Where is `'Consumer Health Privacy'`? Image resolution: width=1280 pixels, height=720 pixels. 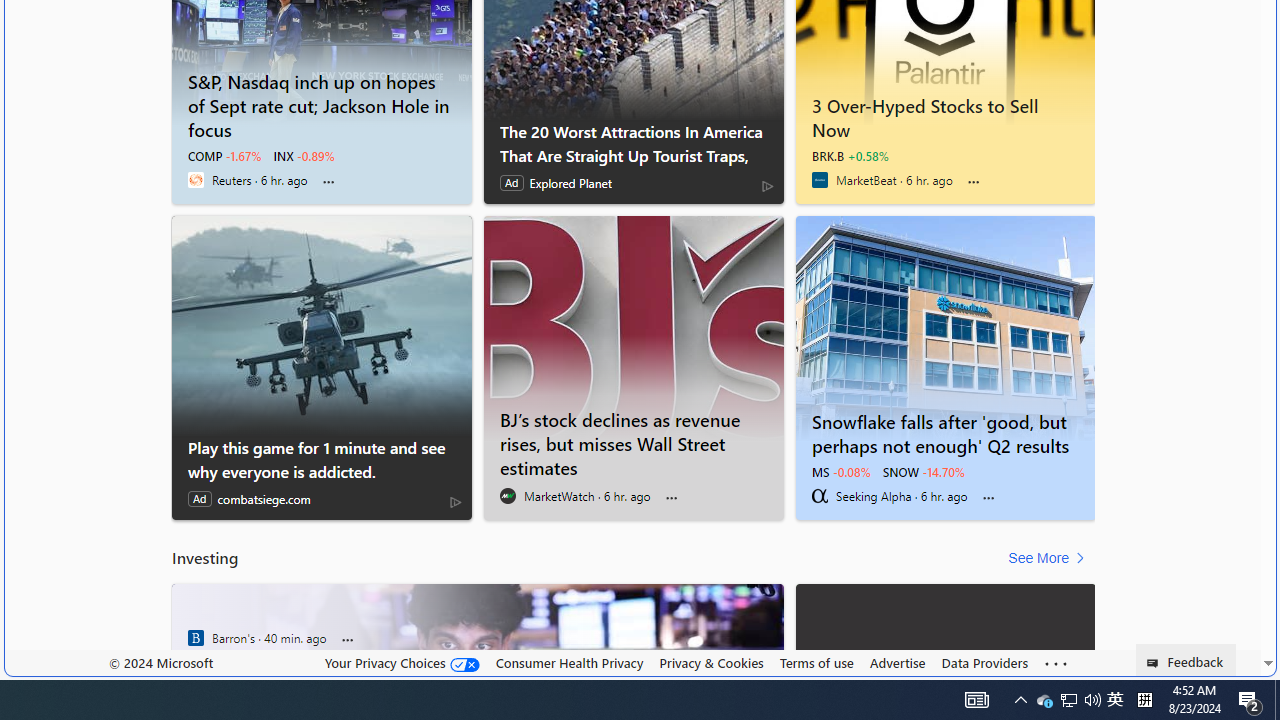 'Consumer Health Privacy' is located at coordinates (568, 663).